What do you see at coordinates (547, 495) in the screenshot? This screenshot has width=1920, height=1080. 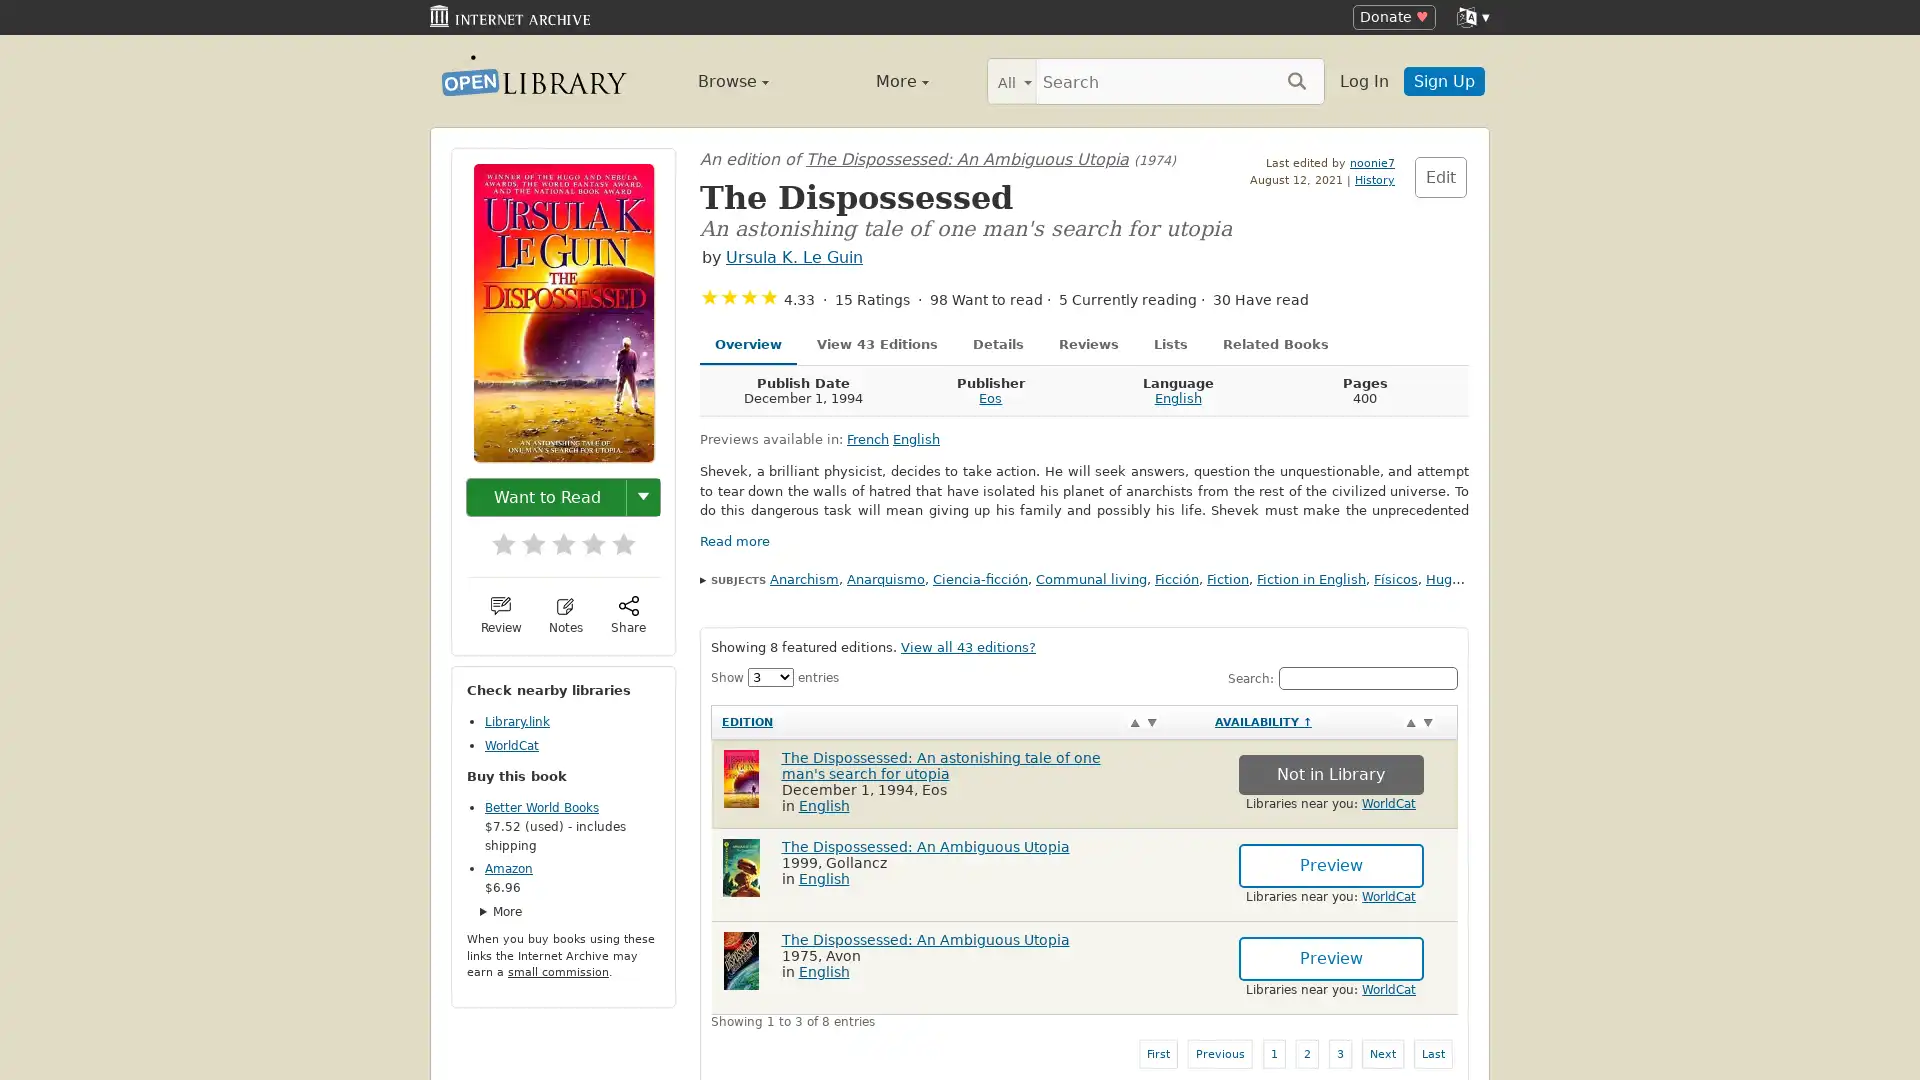 I see `Want to Read` at bounding box center [547, 495].